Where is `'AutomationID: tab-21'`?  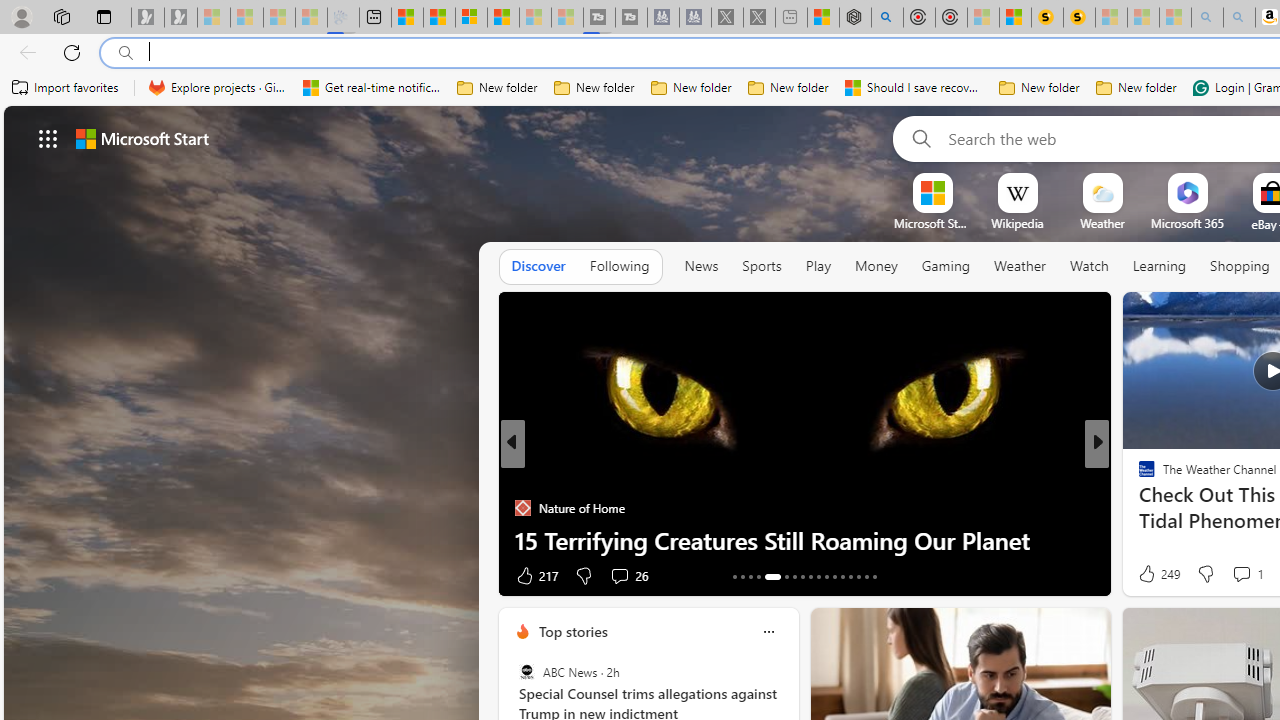
'AutomationID: tab-21' is located at coordinates (810, 577).